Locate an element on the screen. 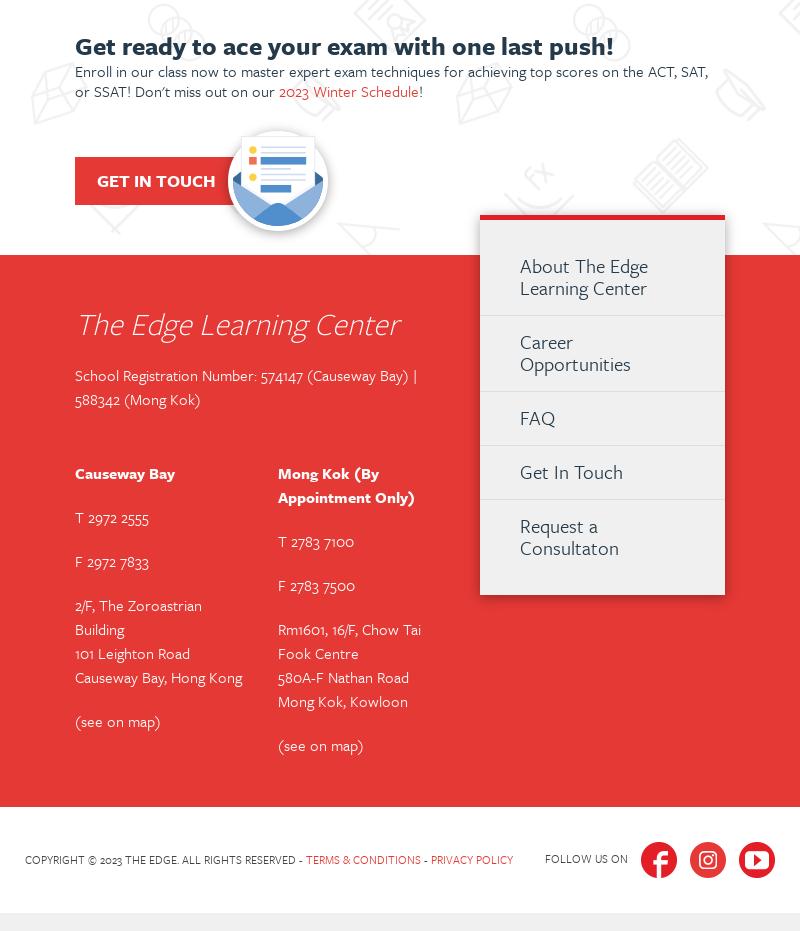 This screenshot has height=931, width=800. 'Get In Touch' is located at coordinates (519, 470).